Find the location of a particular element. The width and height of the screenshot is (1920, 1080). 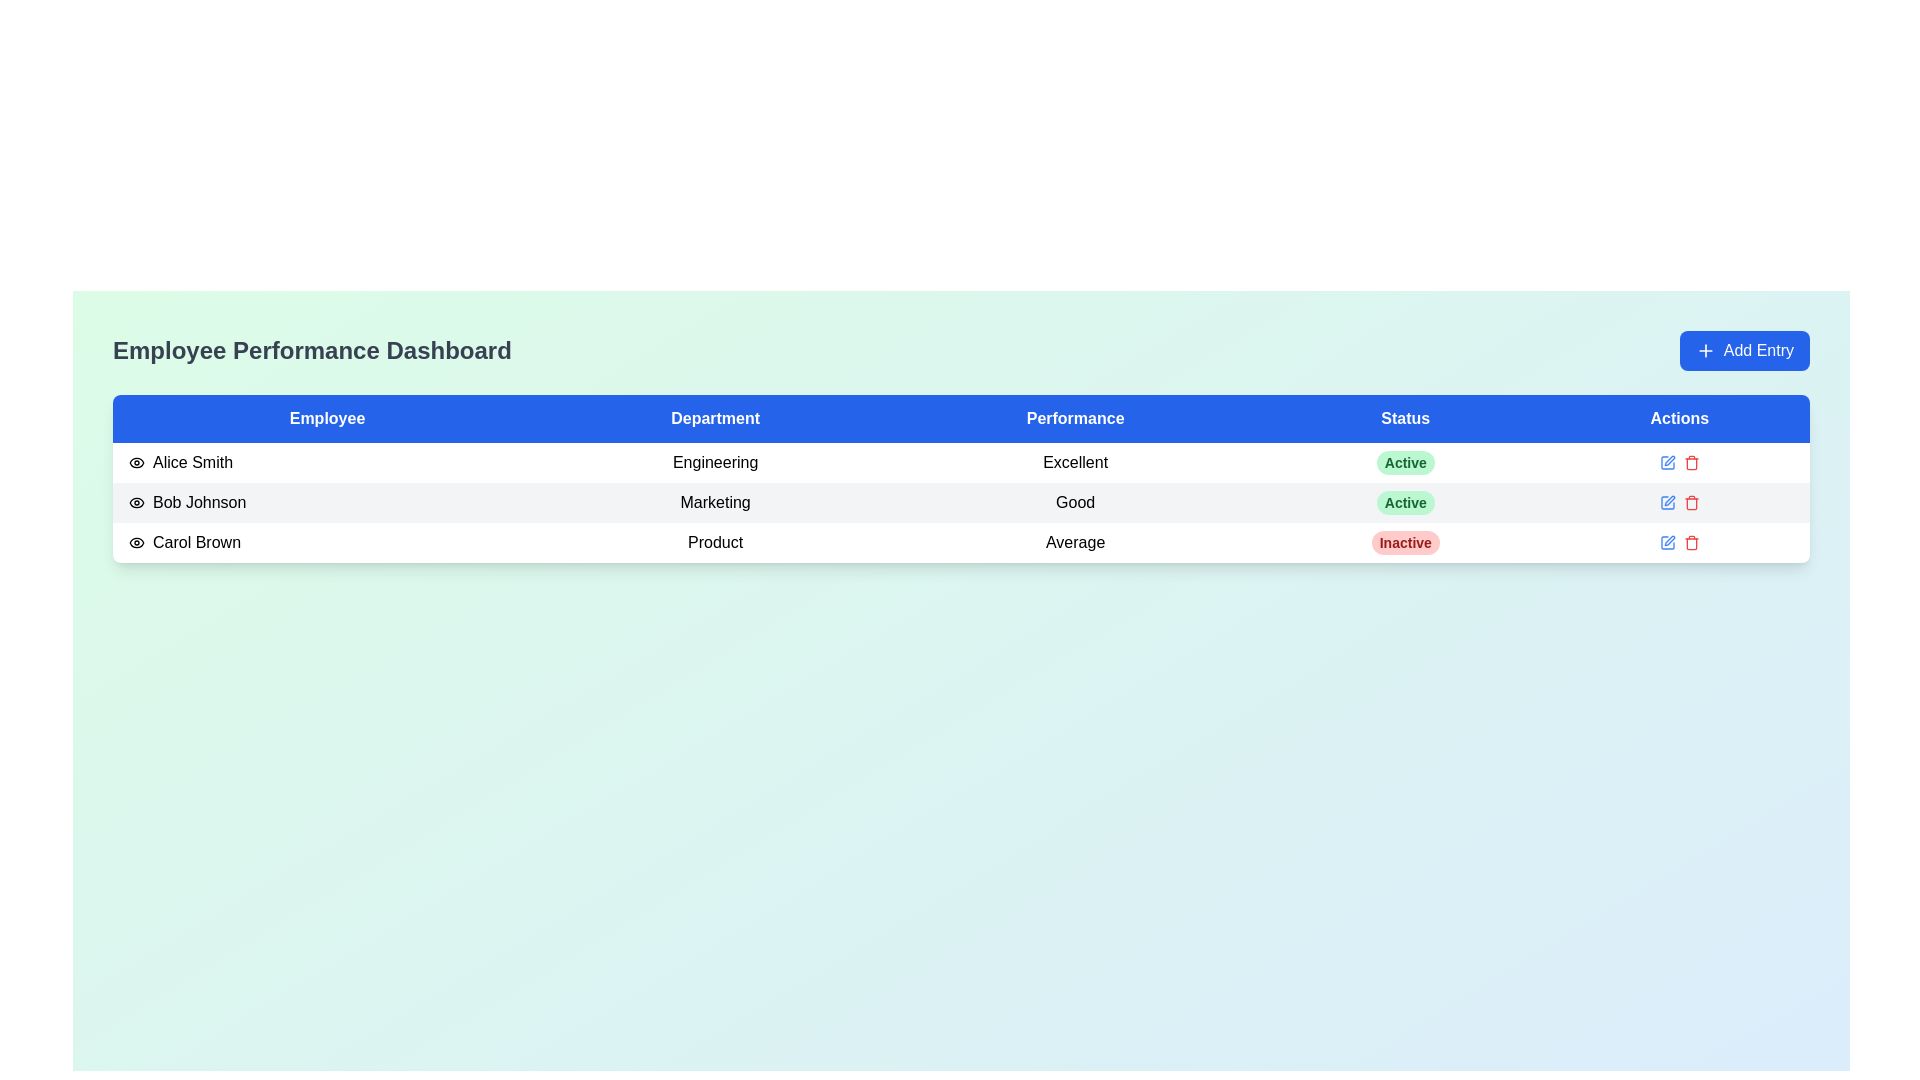

the visual indicator icon located at the far left of the 'Carol Brown' row in the 'Employee' column is located at coordinates (136, 543).